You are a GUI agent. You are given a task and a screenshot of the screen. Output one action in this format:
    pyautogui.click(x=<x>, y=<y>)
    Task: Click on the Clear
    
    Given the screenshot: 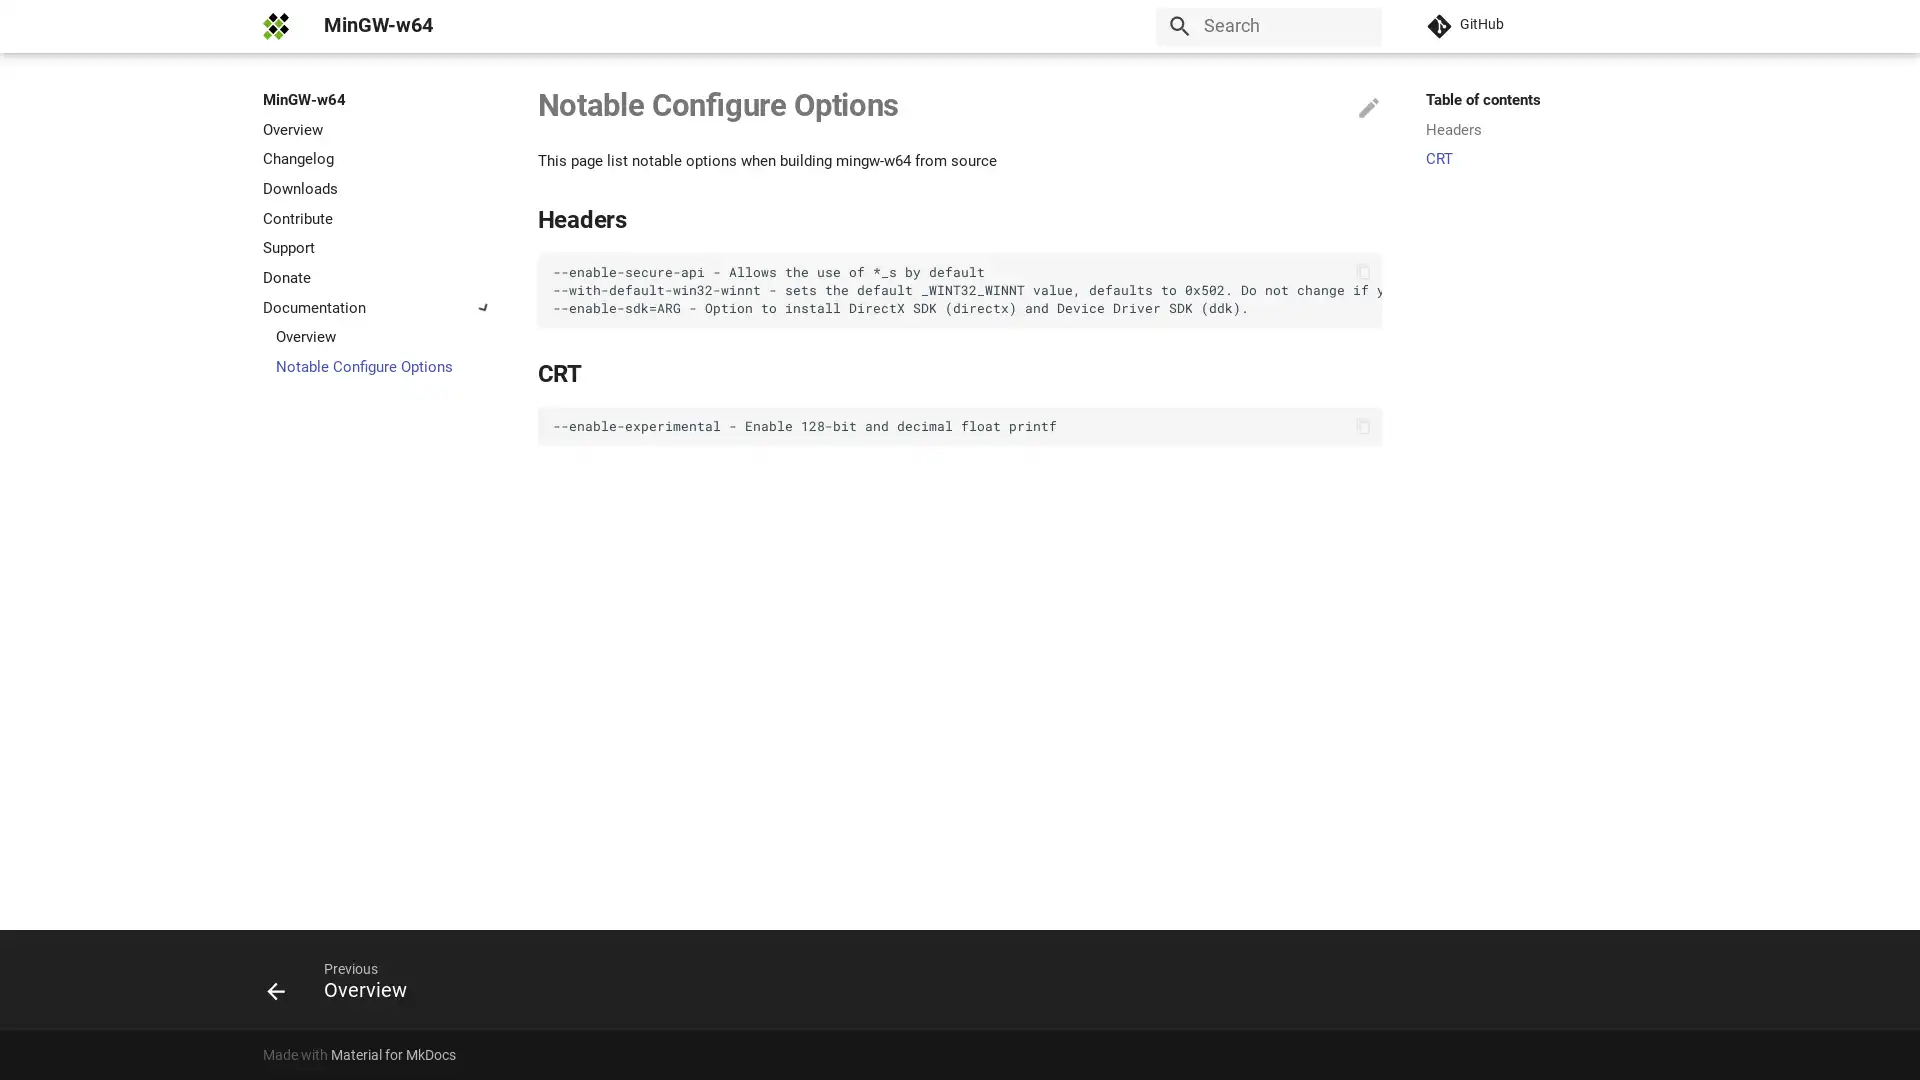 What is the action you would take?
    pyautogui.click(x=1358, y=26)
    